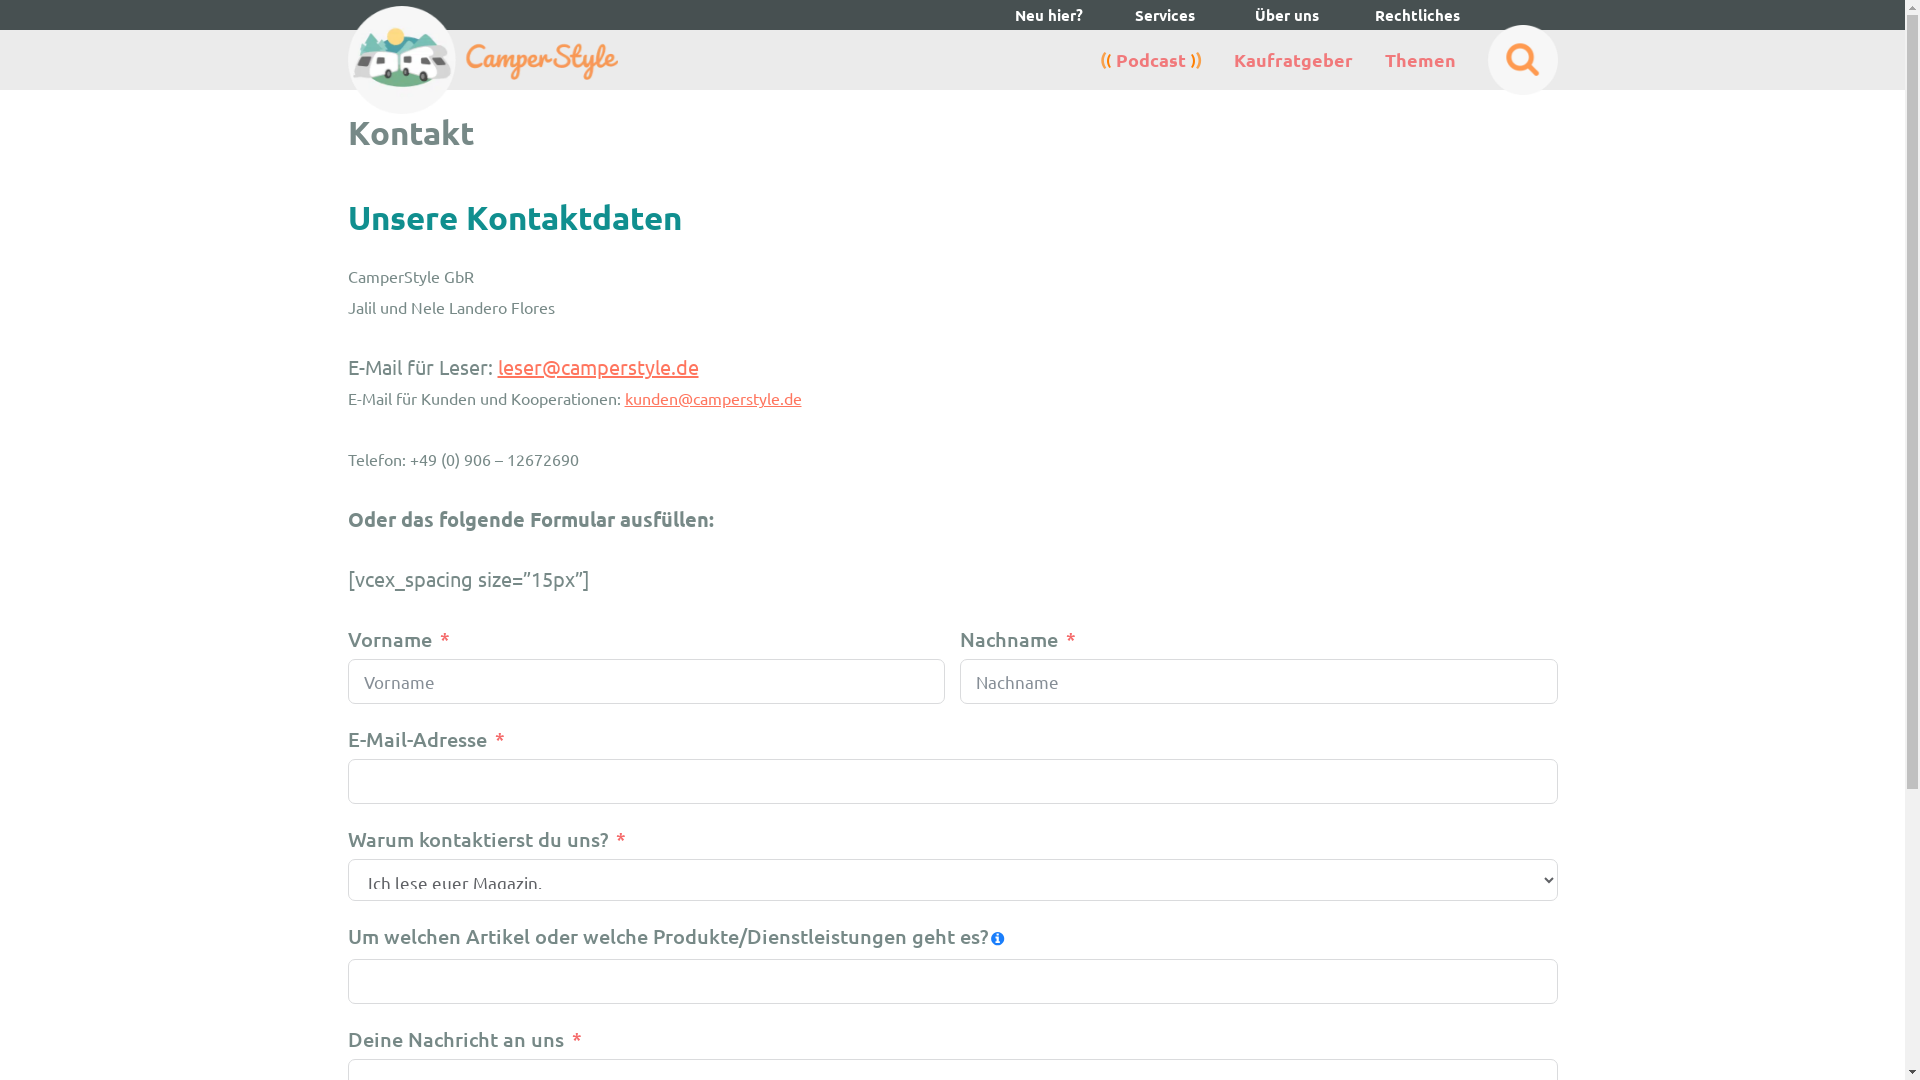  What do you see at coordinates (597, 366) in the screenshot?
I see `'leser@camperstyle.de'` at bounding box center [597, 366].